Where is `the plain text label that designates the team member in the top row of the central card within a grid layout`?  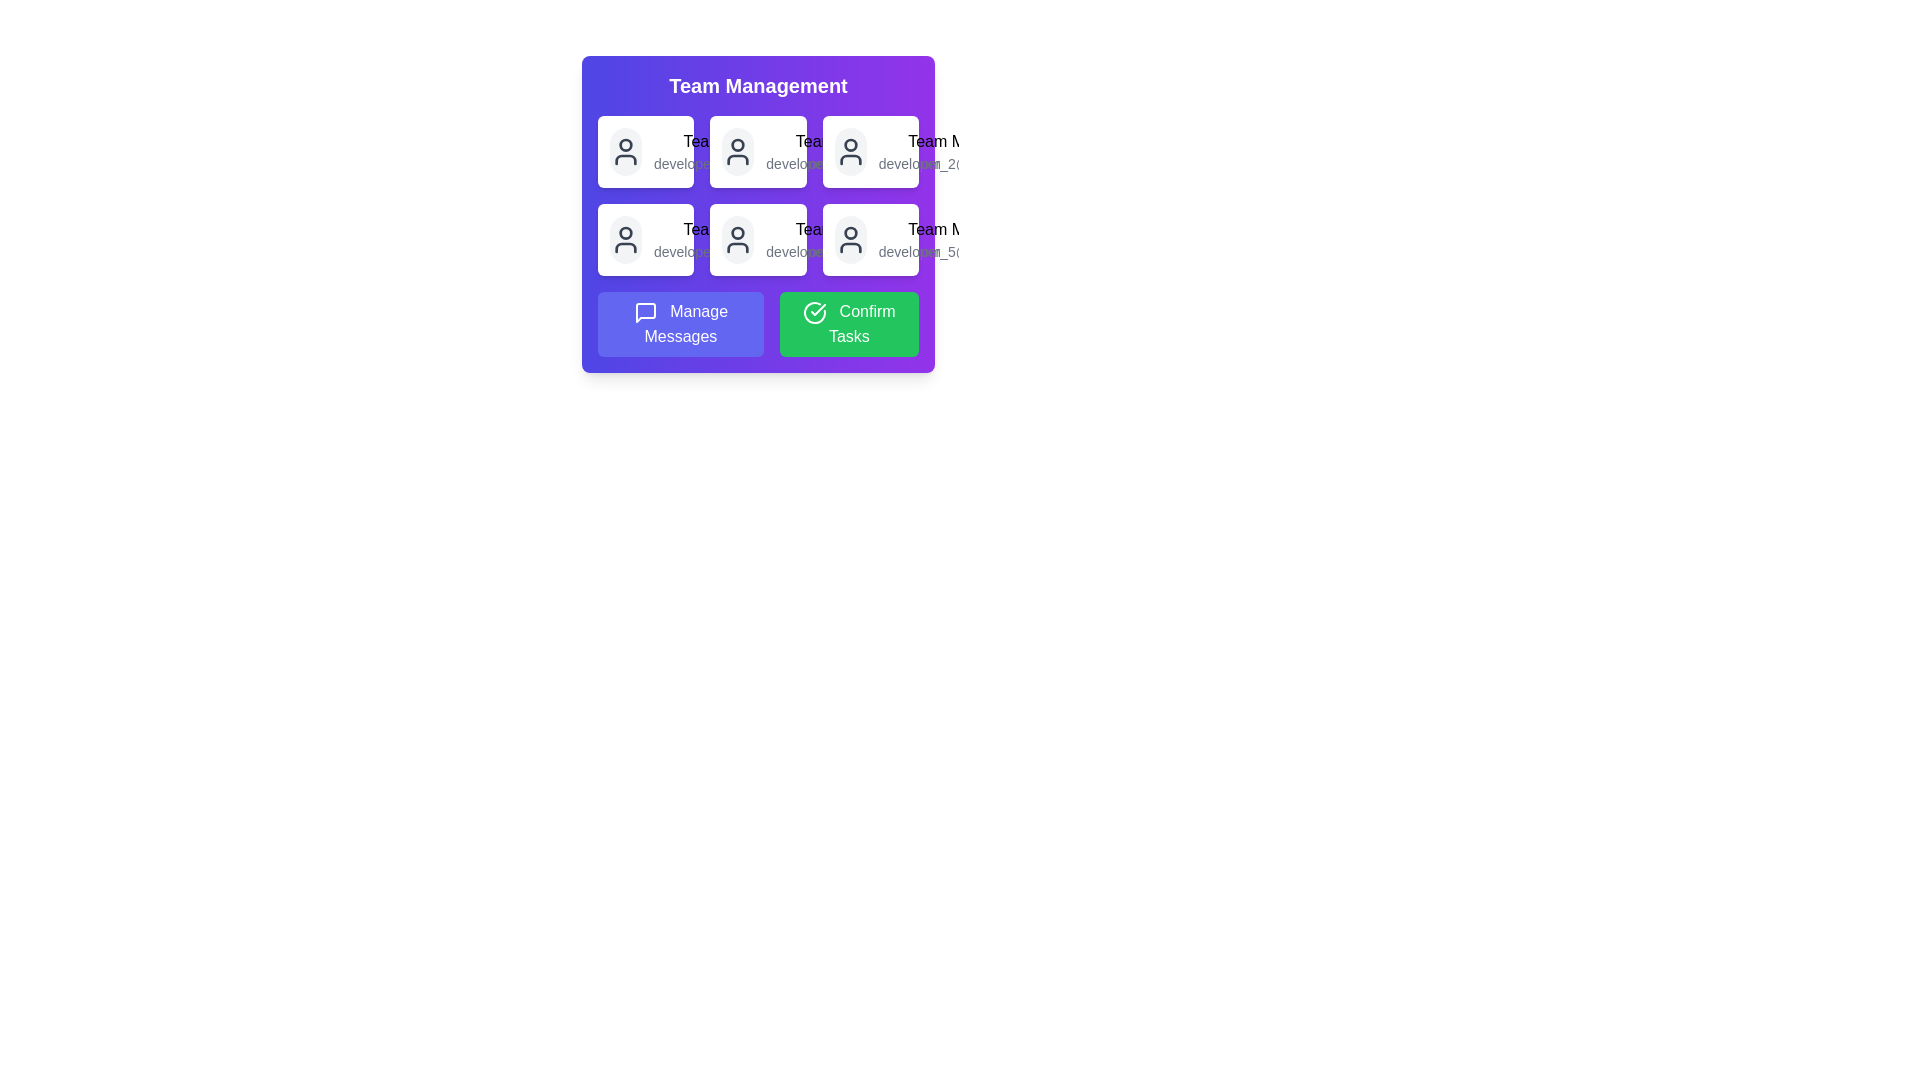
the plain text label that designates the team member in the top row of the central card within a grid layout is located at coordinates (740, 141).